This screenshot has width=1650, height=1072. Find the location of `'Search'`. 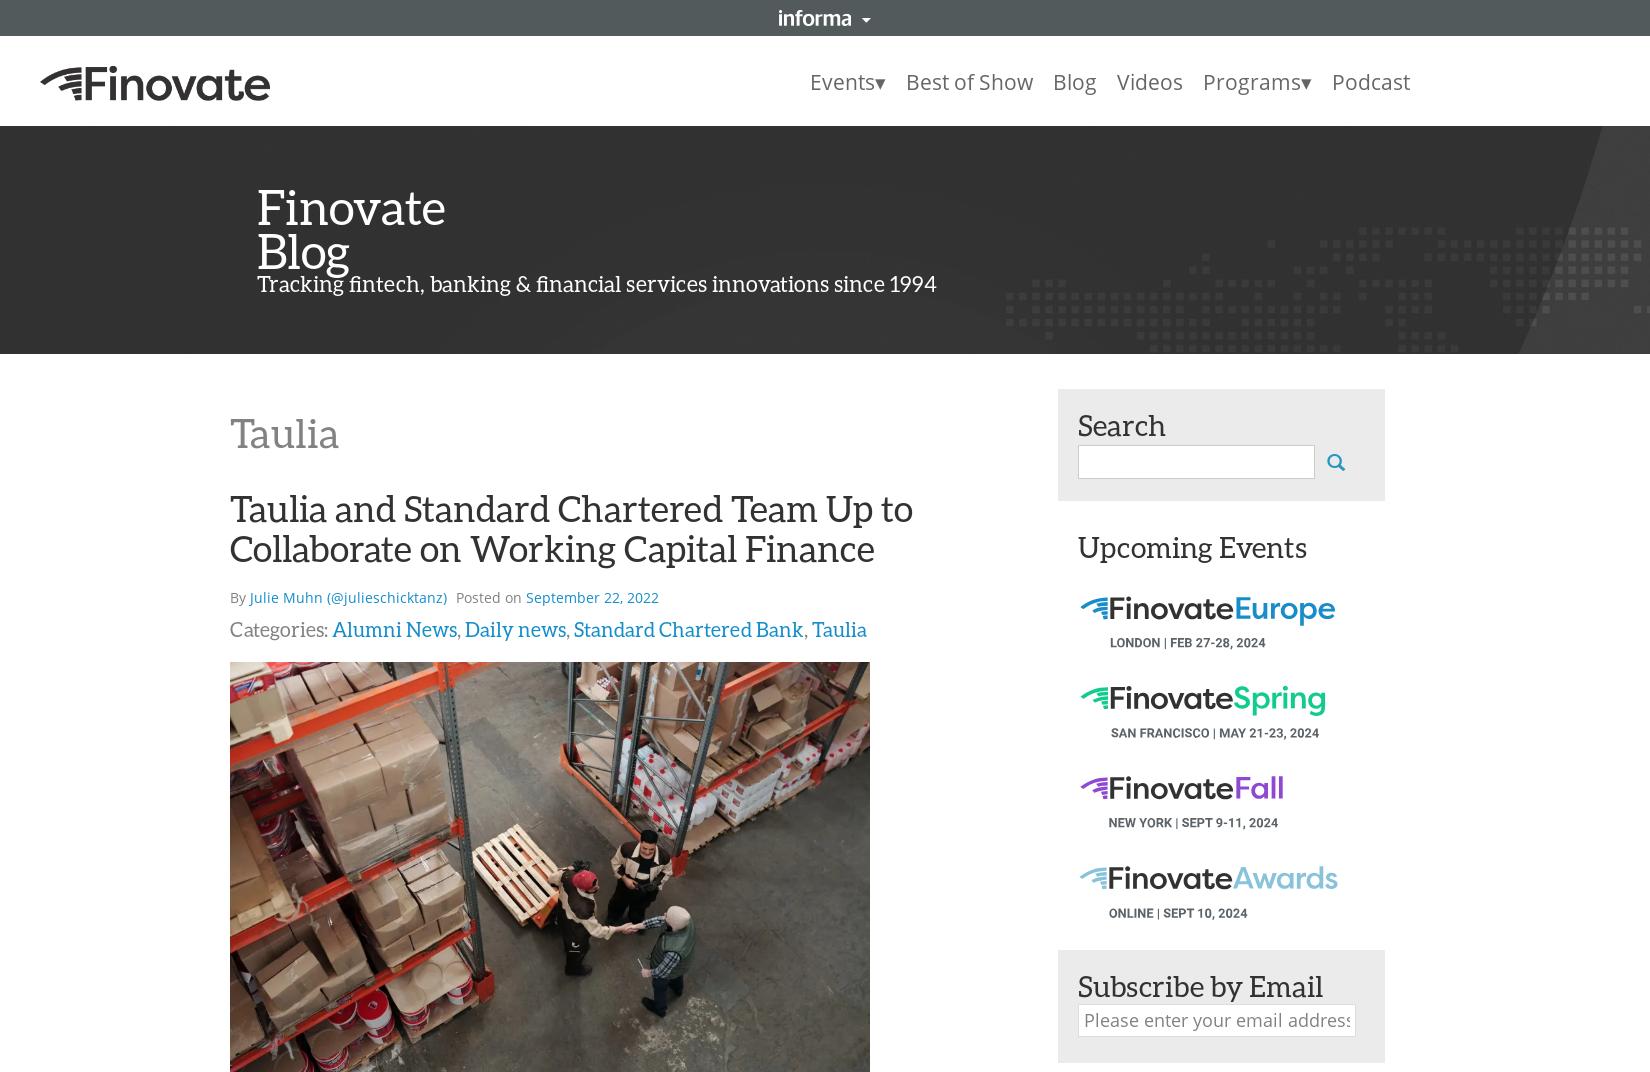

'Search' is located at coordinates (1122, 423).